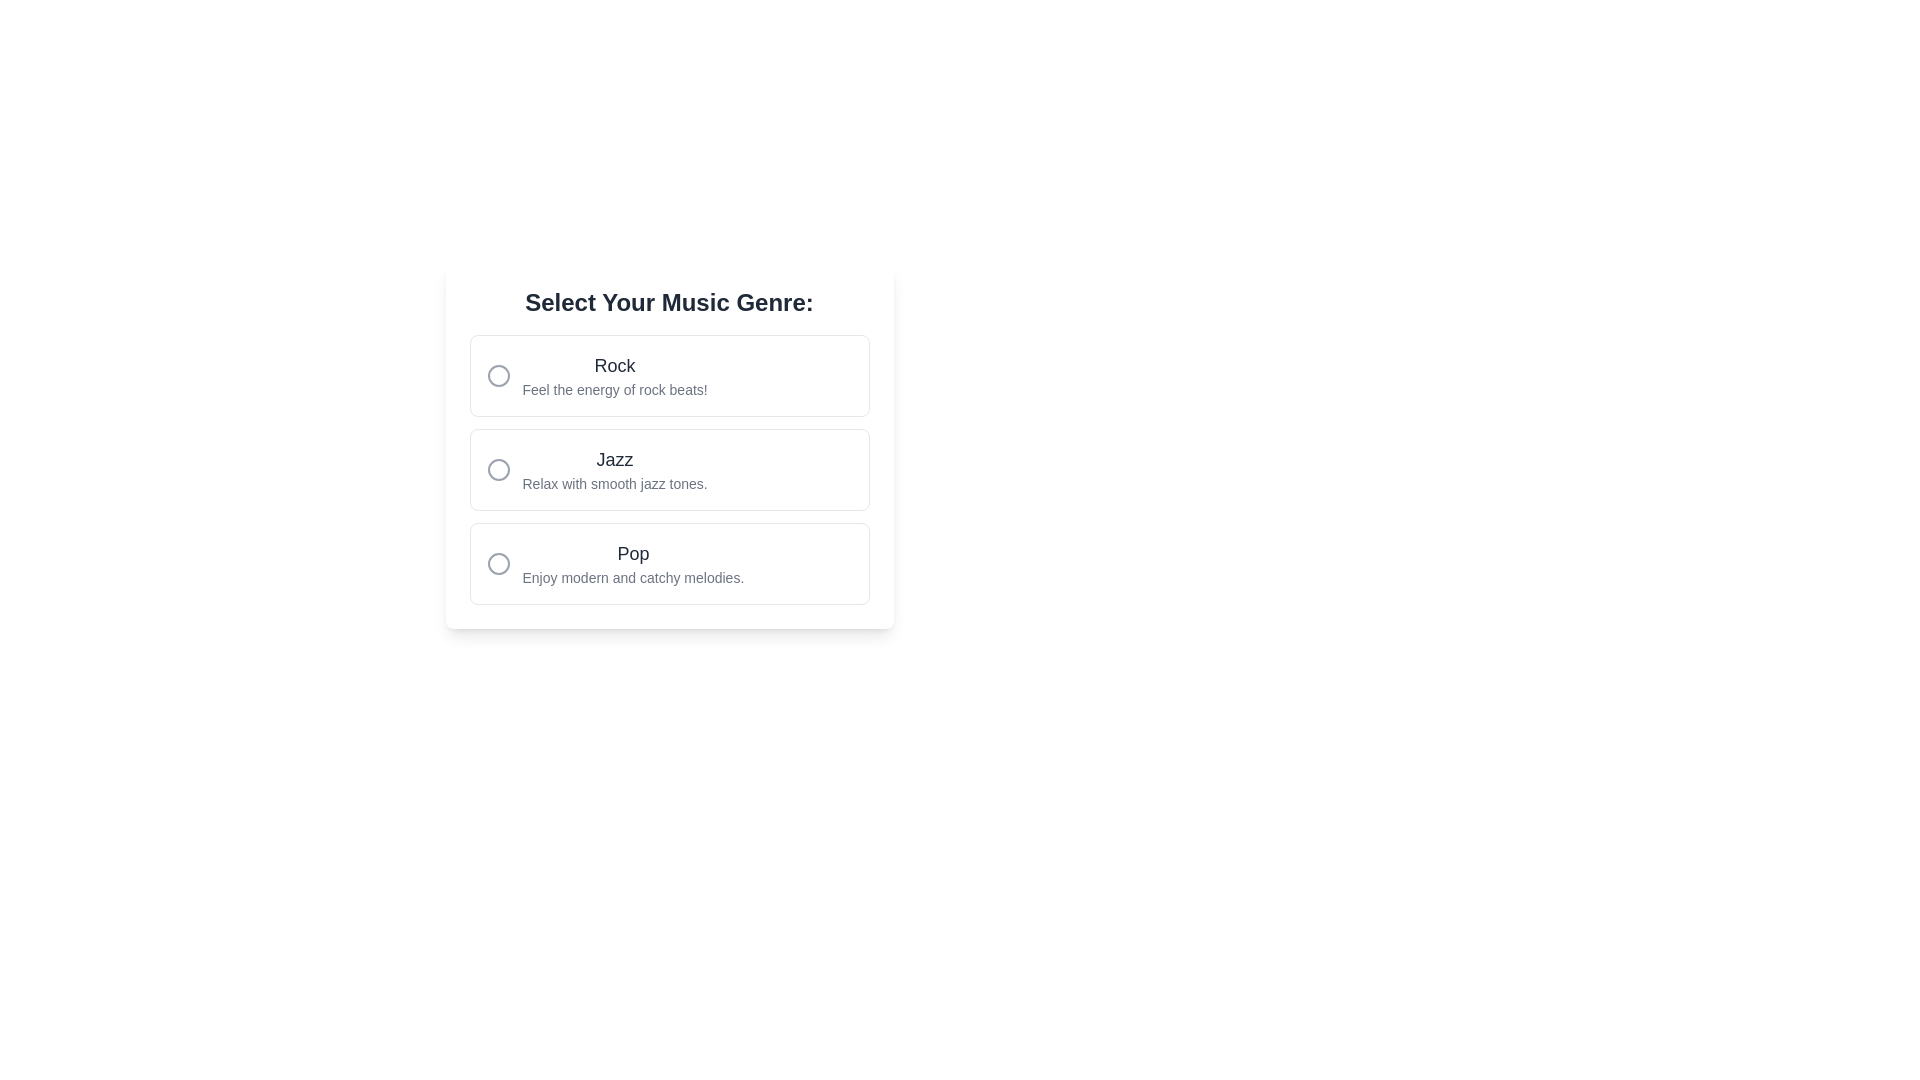 This screenshot has width=1920, height=1080. What do you see at coordinates (614, 375) in the screenshot?
I see `the text block titled 'Rock' that describes the energy of rock beats to trigger the tooltip` at bounding box center [614, 375].